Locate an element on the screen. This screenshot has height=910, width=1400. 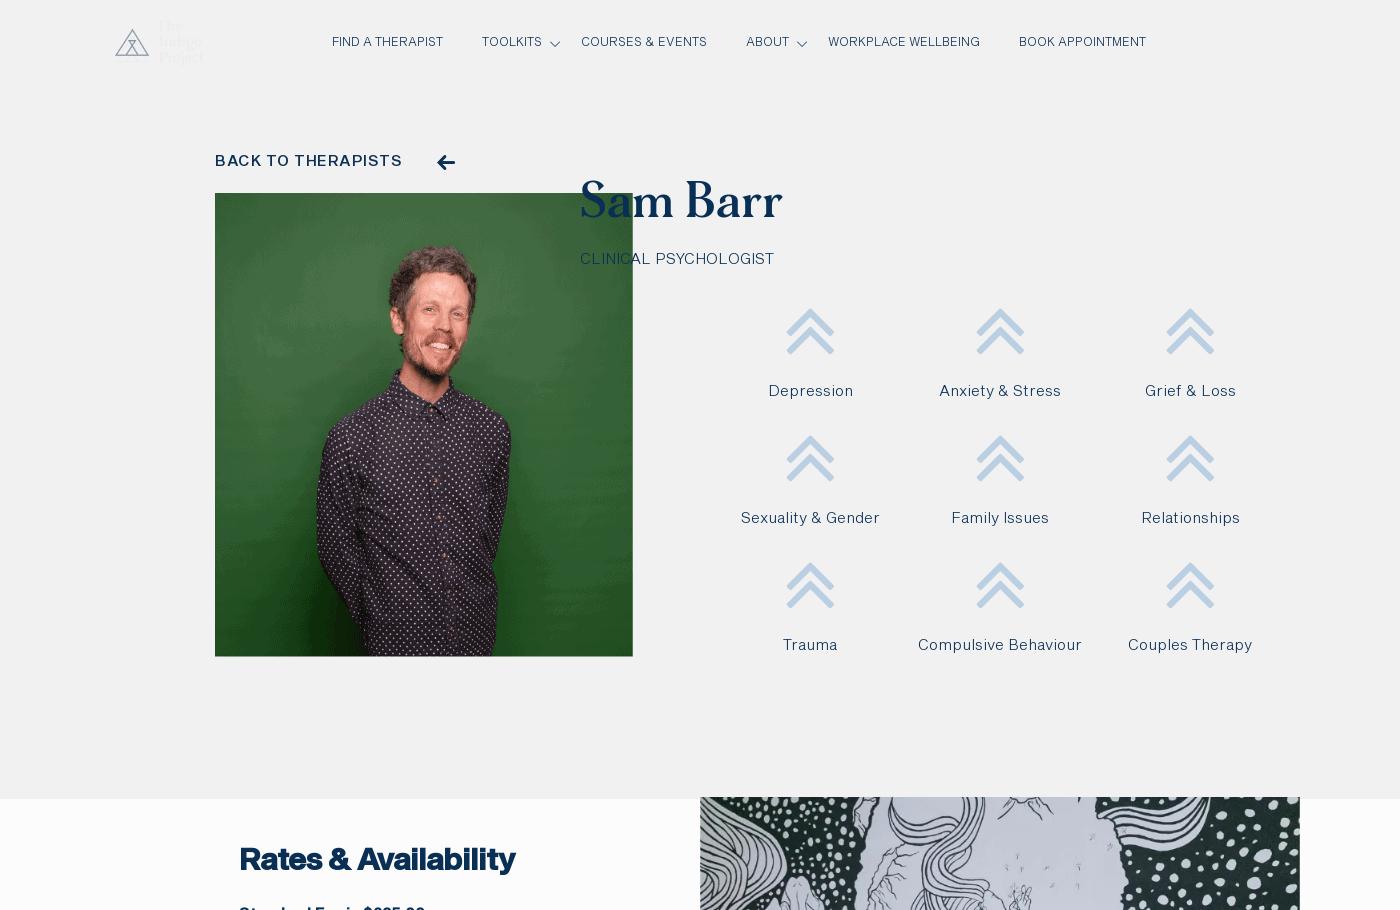
'Book Appointment' is located at coordinates (1017, 42).